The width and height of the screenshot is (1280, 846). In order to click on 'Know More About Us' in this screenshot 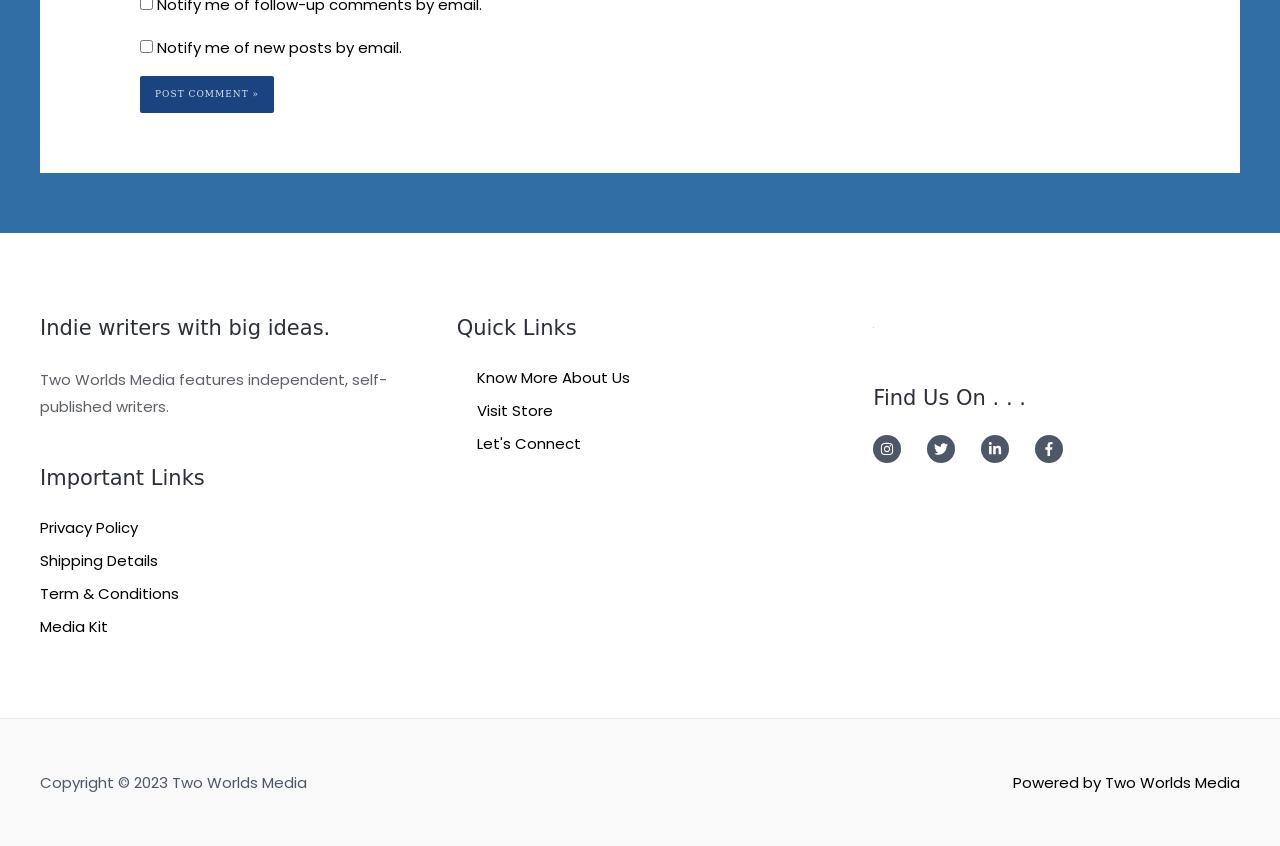, I will do `click(552, 376)`.